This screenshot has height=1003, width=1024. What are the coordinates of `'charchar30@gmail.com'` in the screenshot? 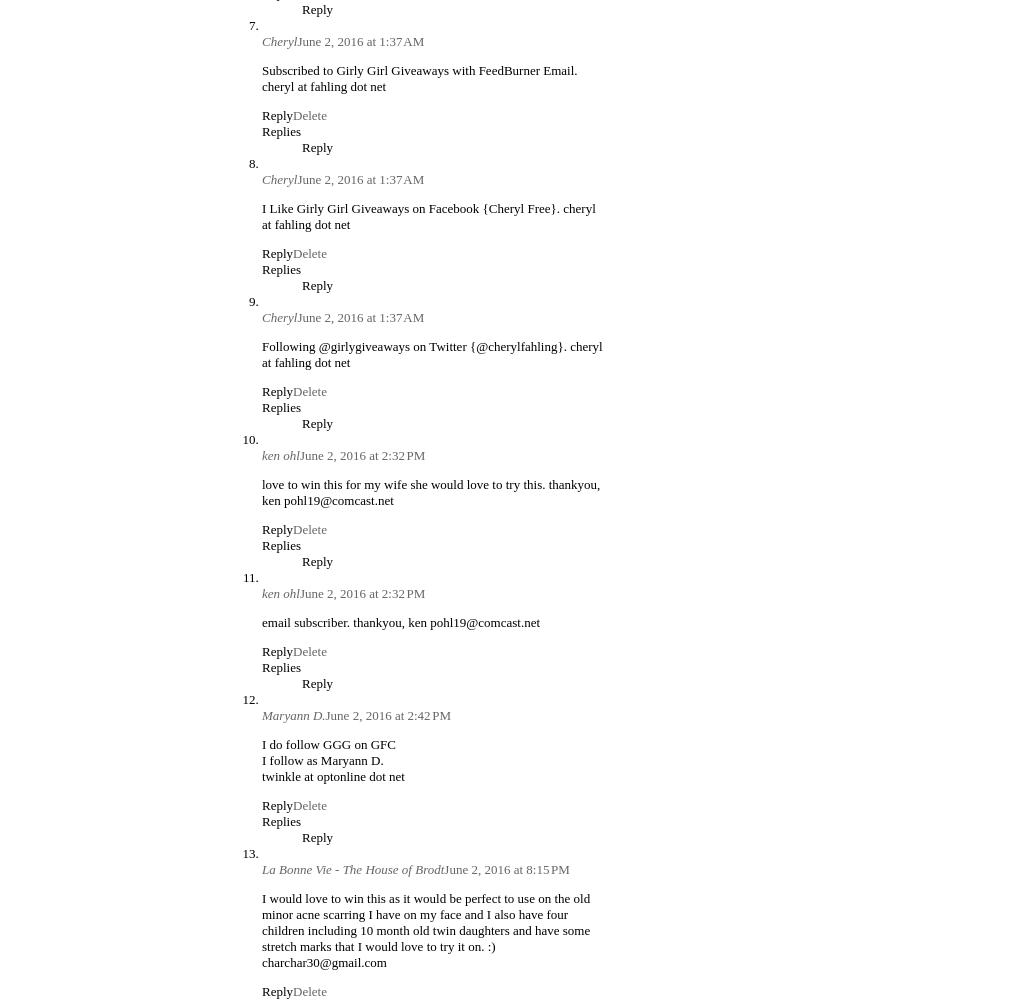 It's located at (322, 960).